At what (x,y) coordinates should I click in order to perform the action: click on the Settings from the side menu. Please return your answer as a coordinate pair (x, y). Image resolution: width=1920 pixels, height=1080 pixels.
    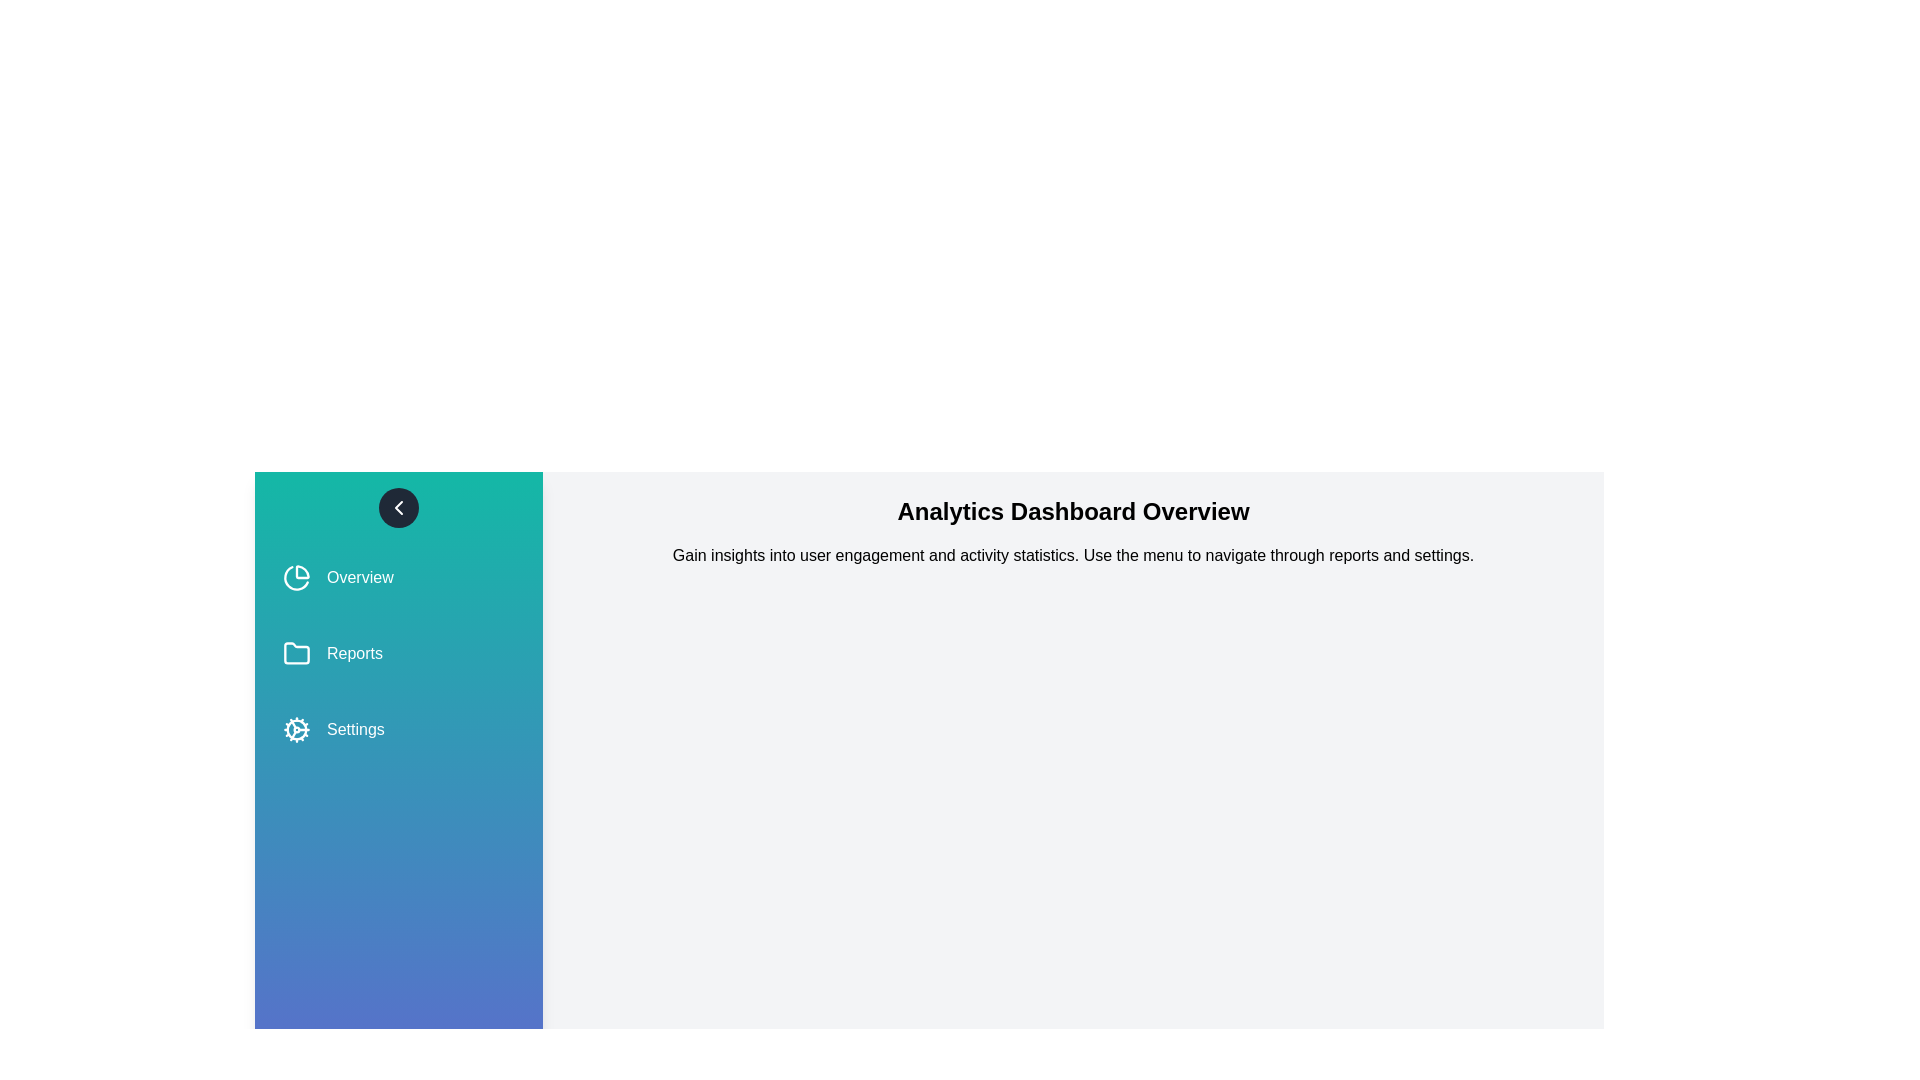
    Looking at the image, I should click on (398, 729).